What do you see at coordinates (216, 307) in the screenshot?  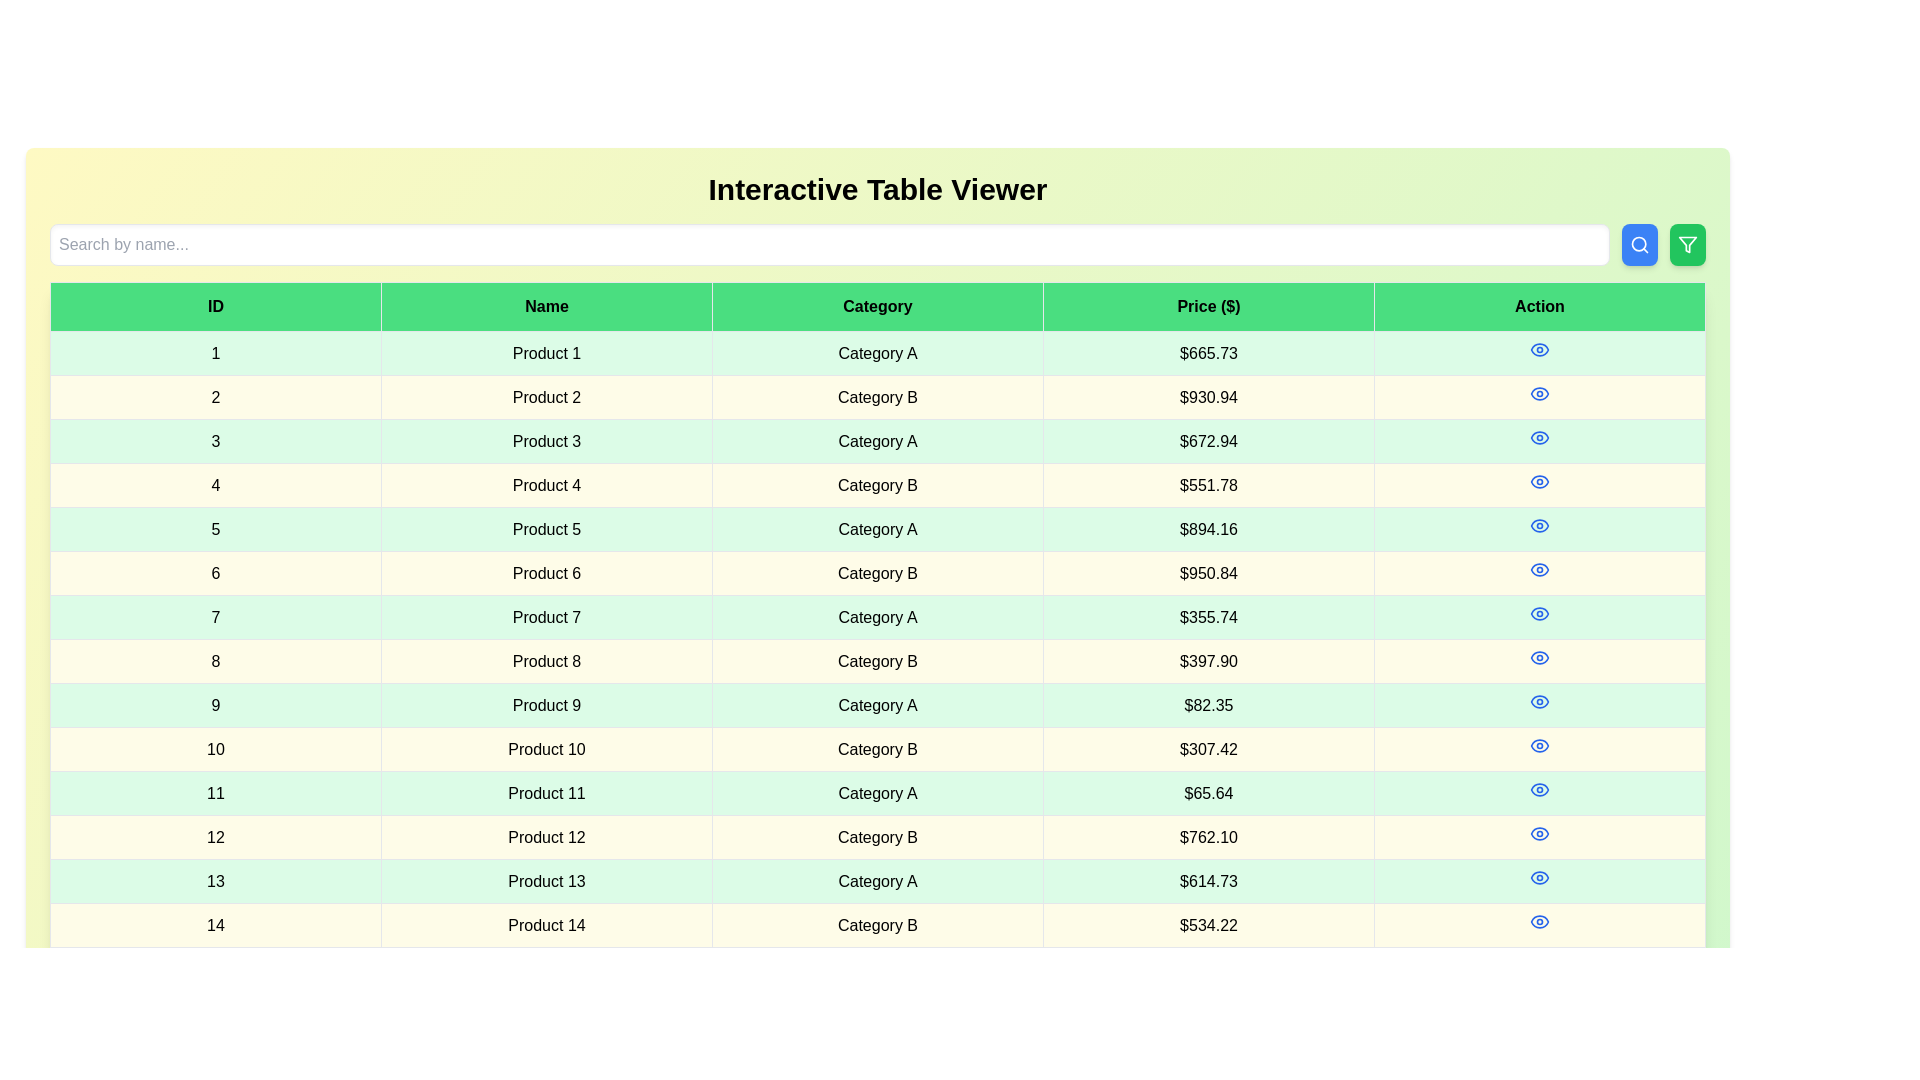 I see `the column header ID to sort the table` at bounding box center [216, 307].